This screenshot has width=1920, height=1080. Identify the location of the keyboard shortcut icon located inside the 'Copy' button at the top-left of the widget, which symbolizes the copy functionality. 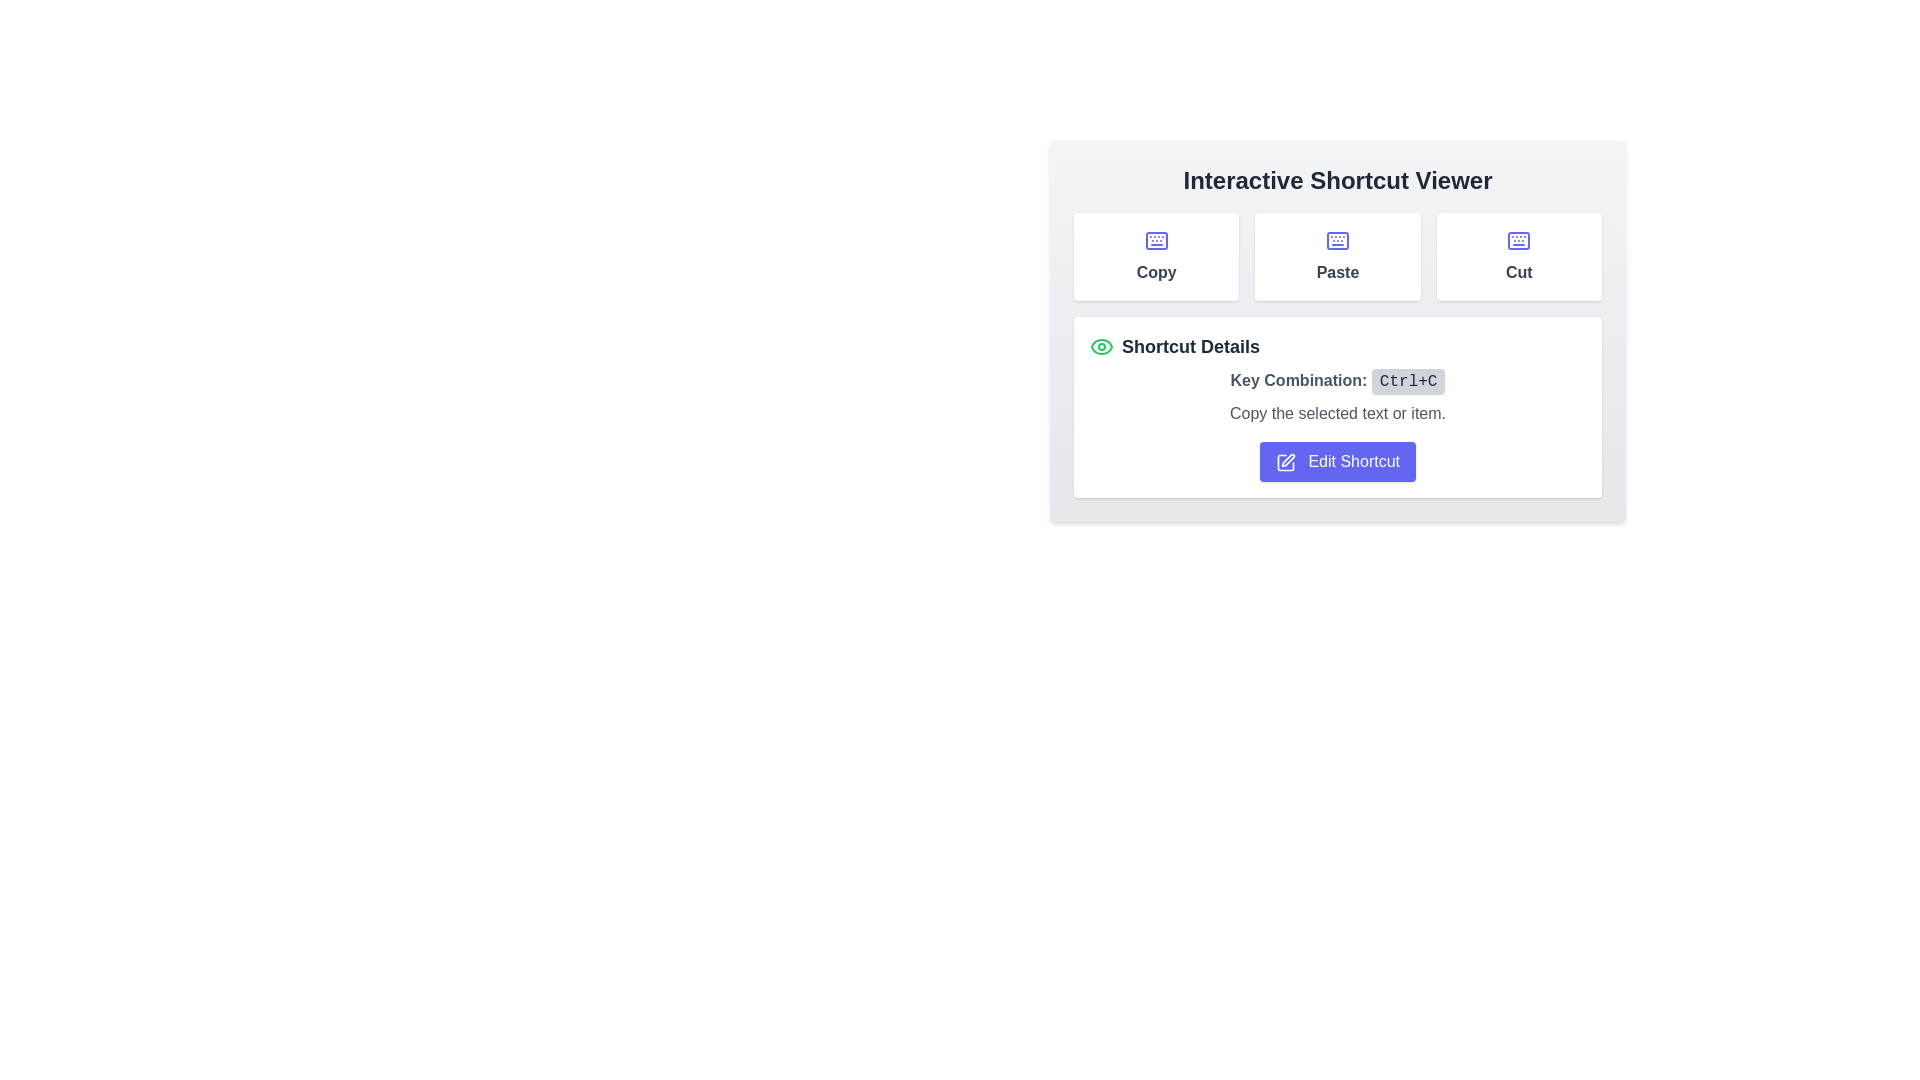
(1156, 239).